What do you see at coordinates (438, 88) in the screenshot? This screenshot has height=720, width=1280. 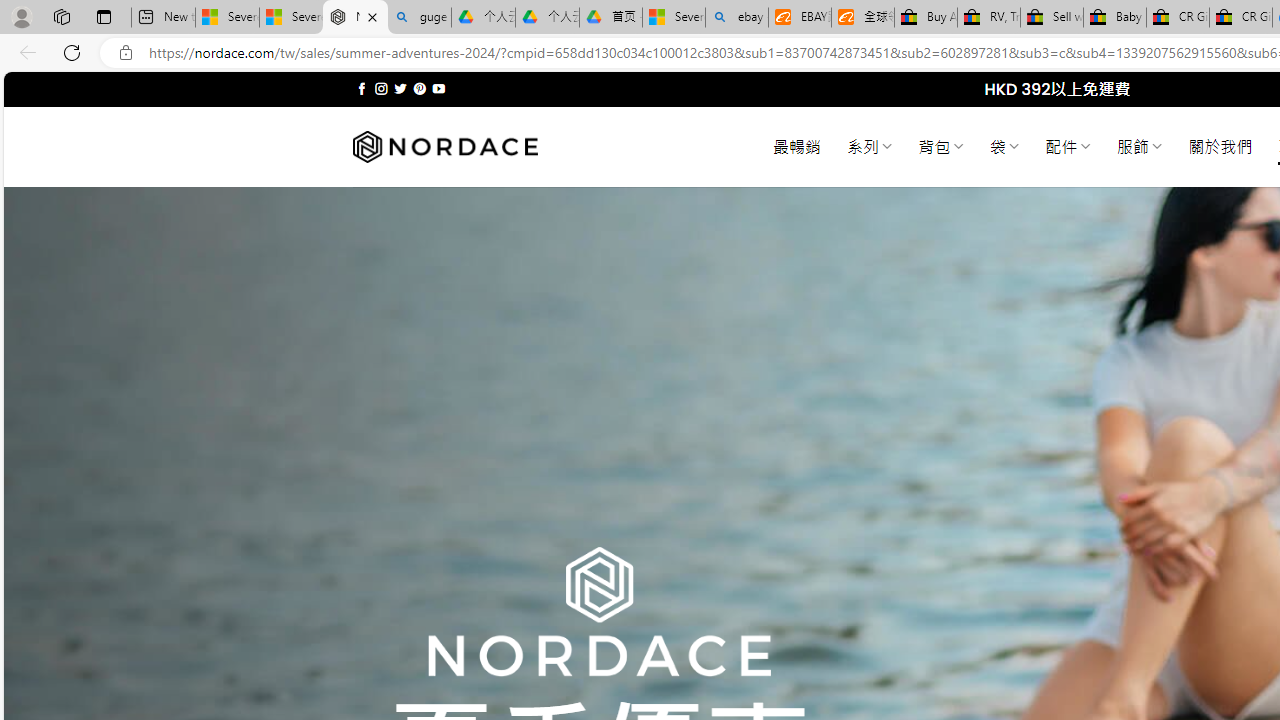 I see `'Follow on YouTube'` at bounding box center [438, 88].